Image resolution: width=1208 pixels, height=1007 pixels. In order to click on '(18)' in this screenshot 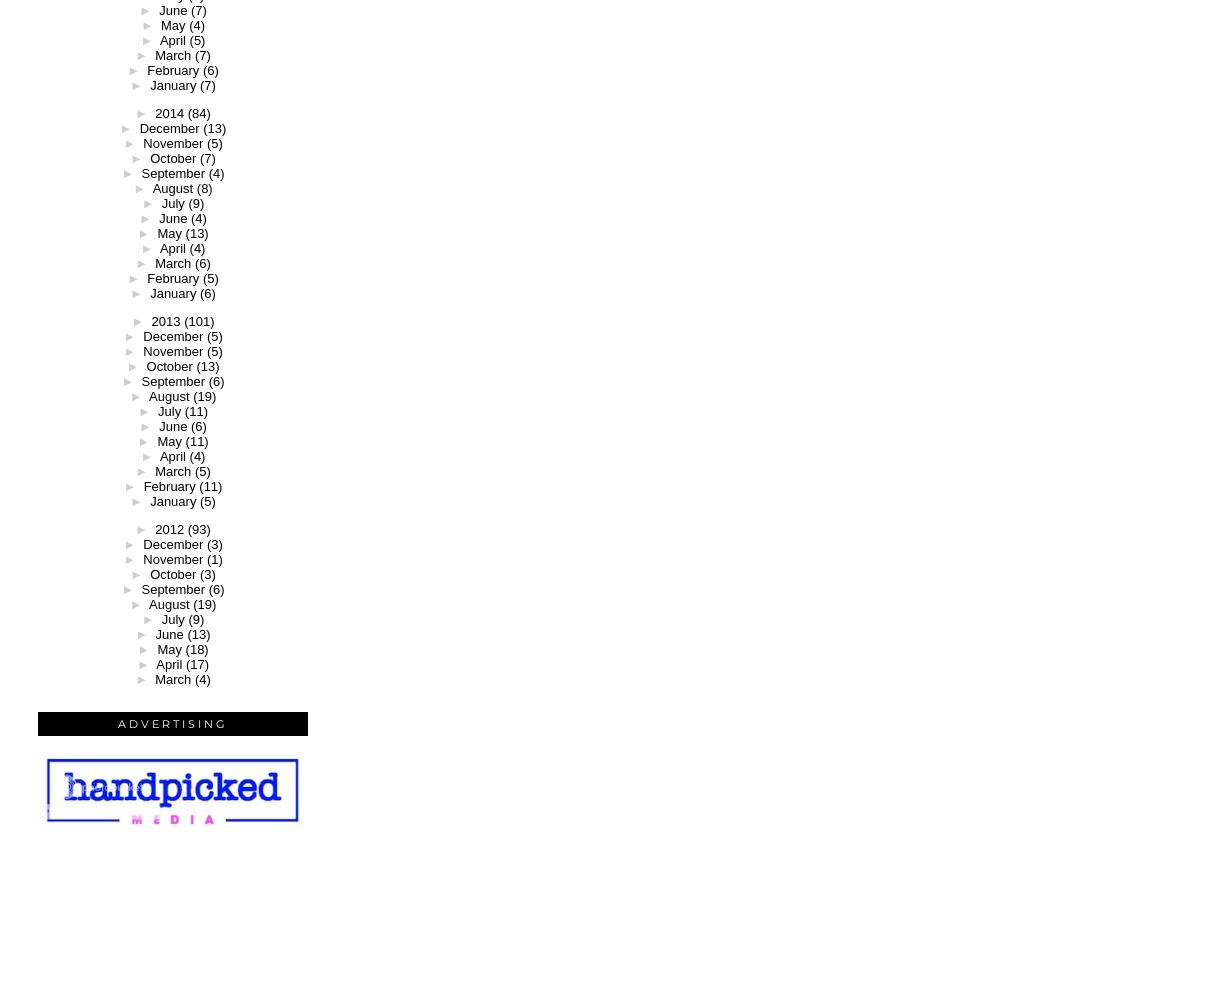, I will do `click(196, 648)`.